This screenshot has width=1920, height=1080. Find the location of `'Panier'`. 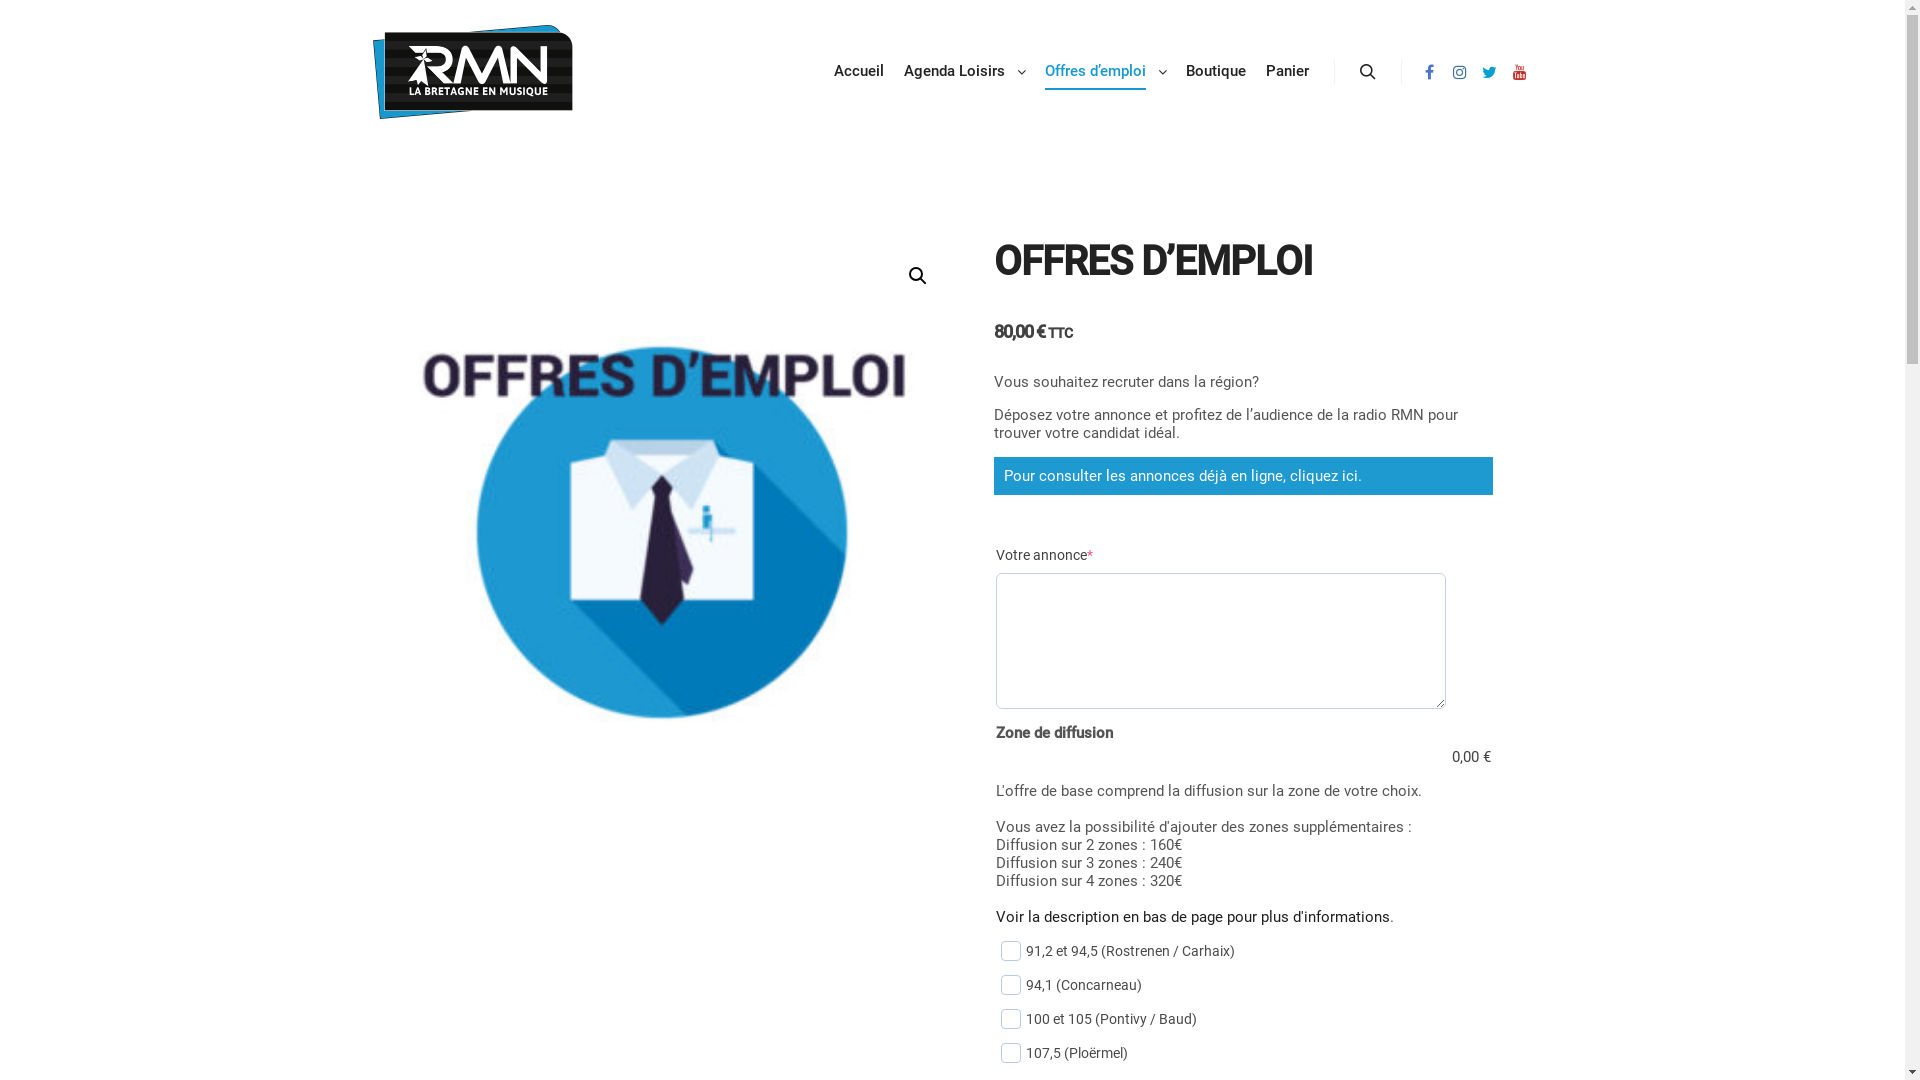

'Panier' is located at coordinates (1255, 70).